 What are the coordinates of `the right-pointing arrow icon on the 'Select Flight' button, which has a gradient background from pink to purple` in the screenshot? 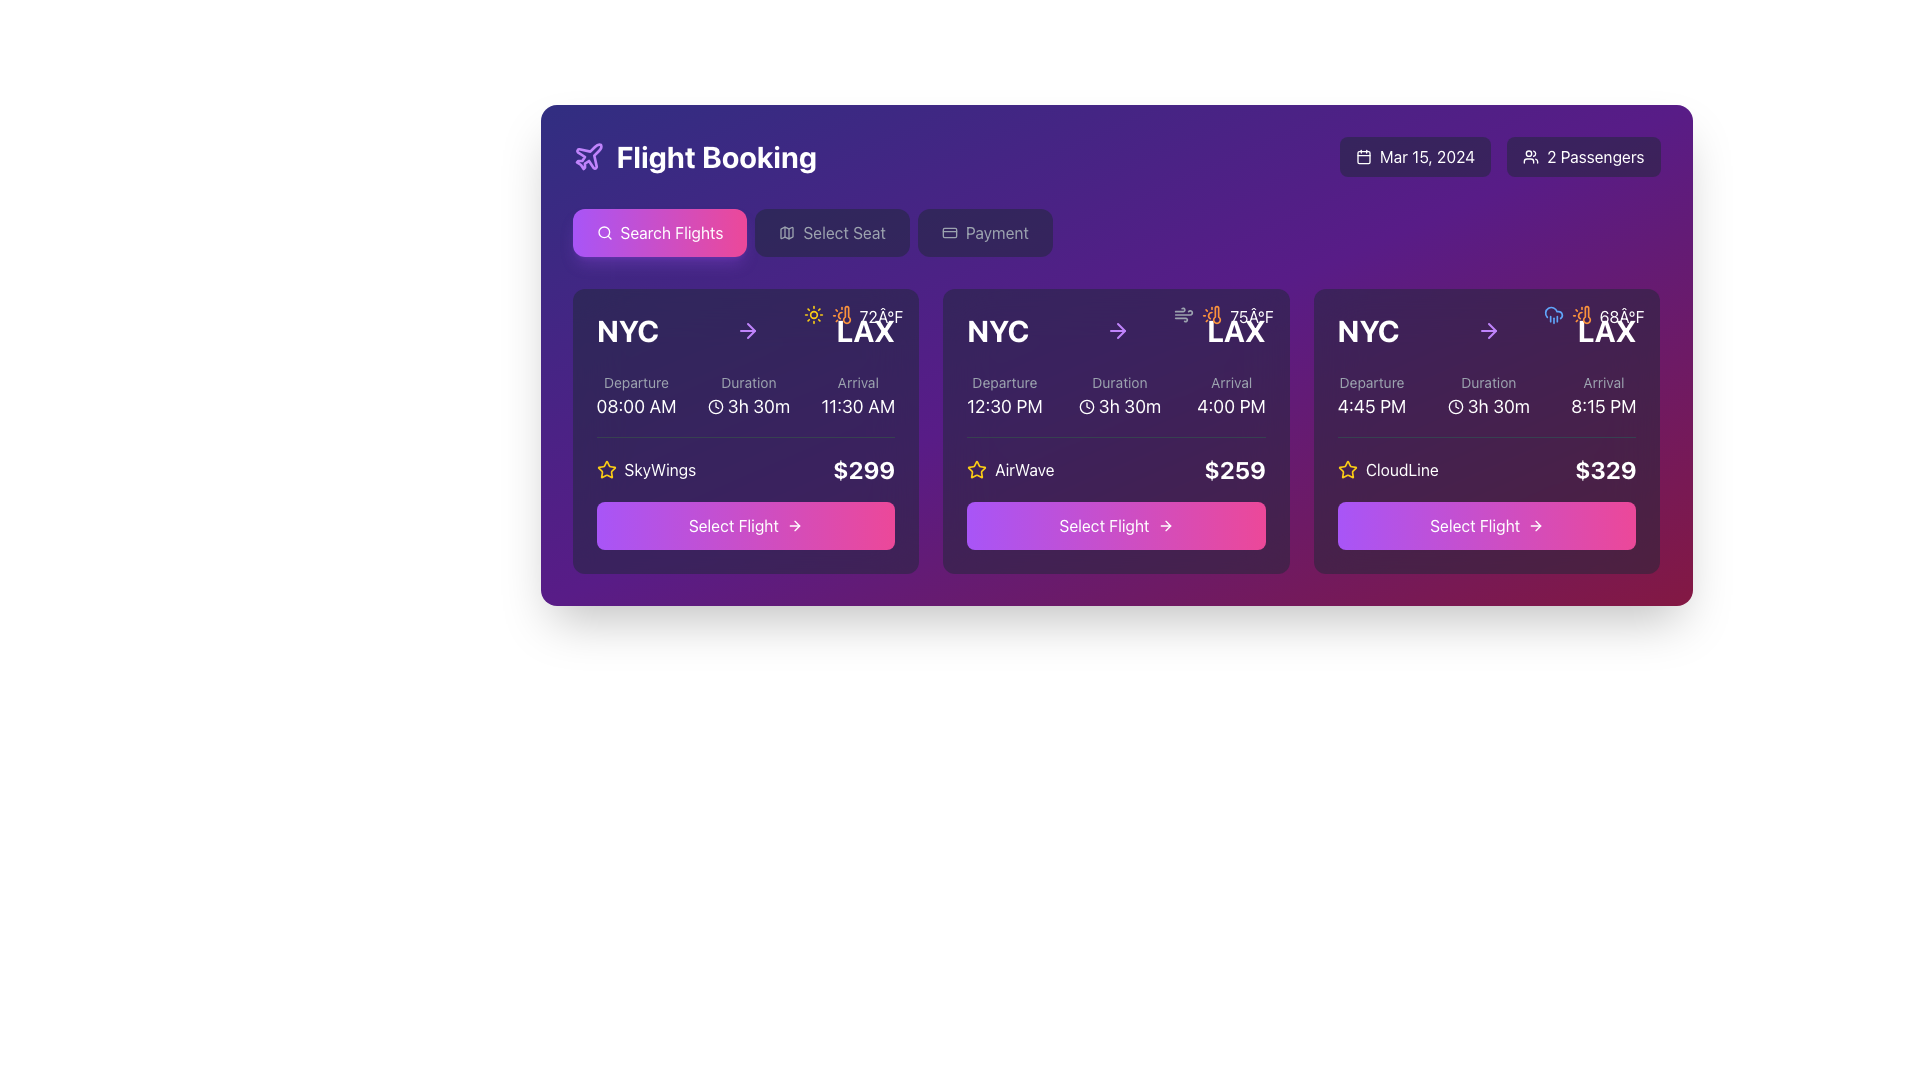 It's located at (793, 524).